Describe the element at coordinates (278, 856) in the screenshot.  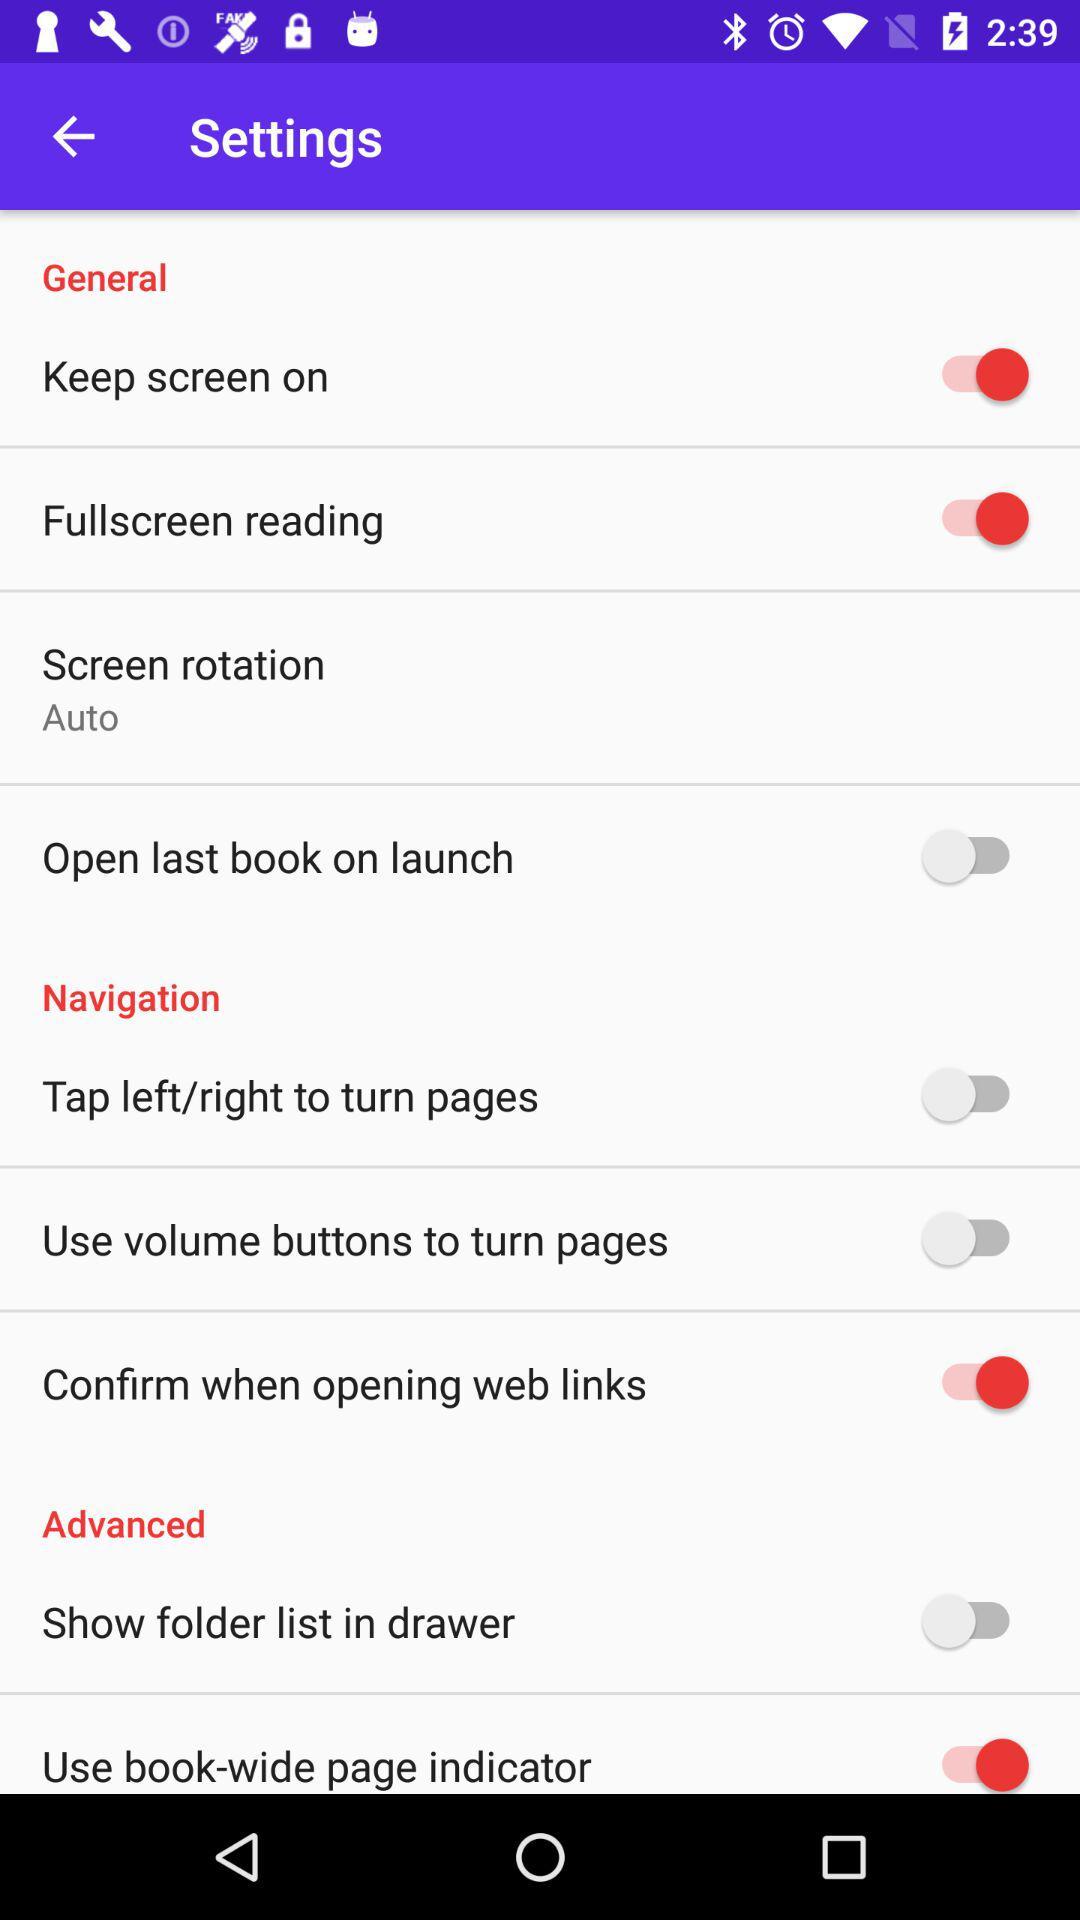
I see `the open last book` at that location.